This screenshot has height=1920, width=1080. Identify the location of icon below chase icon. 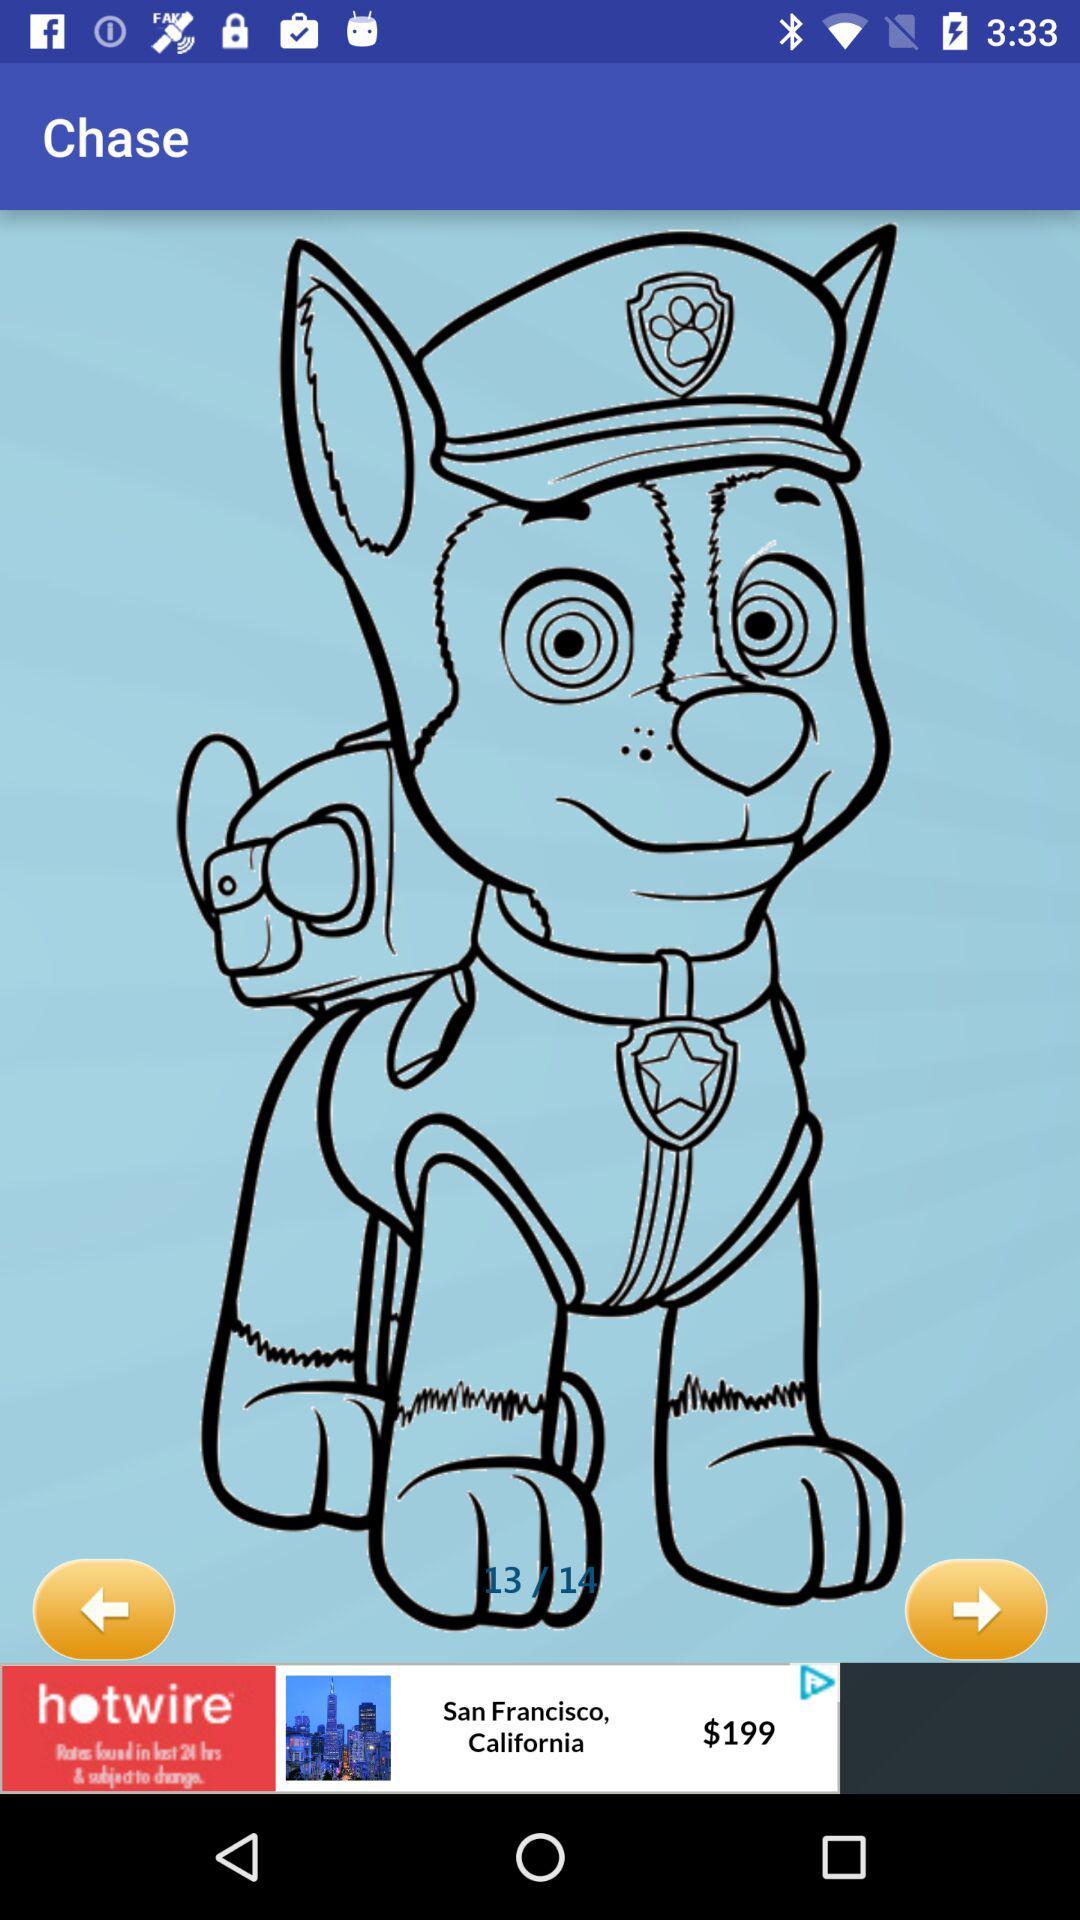
(103, 1610).